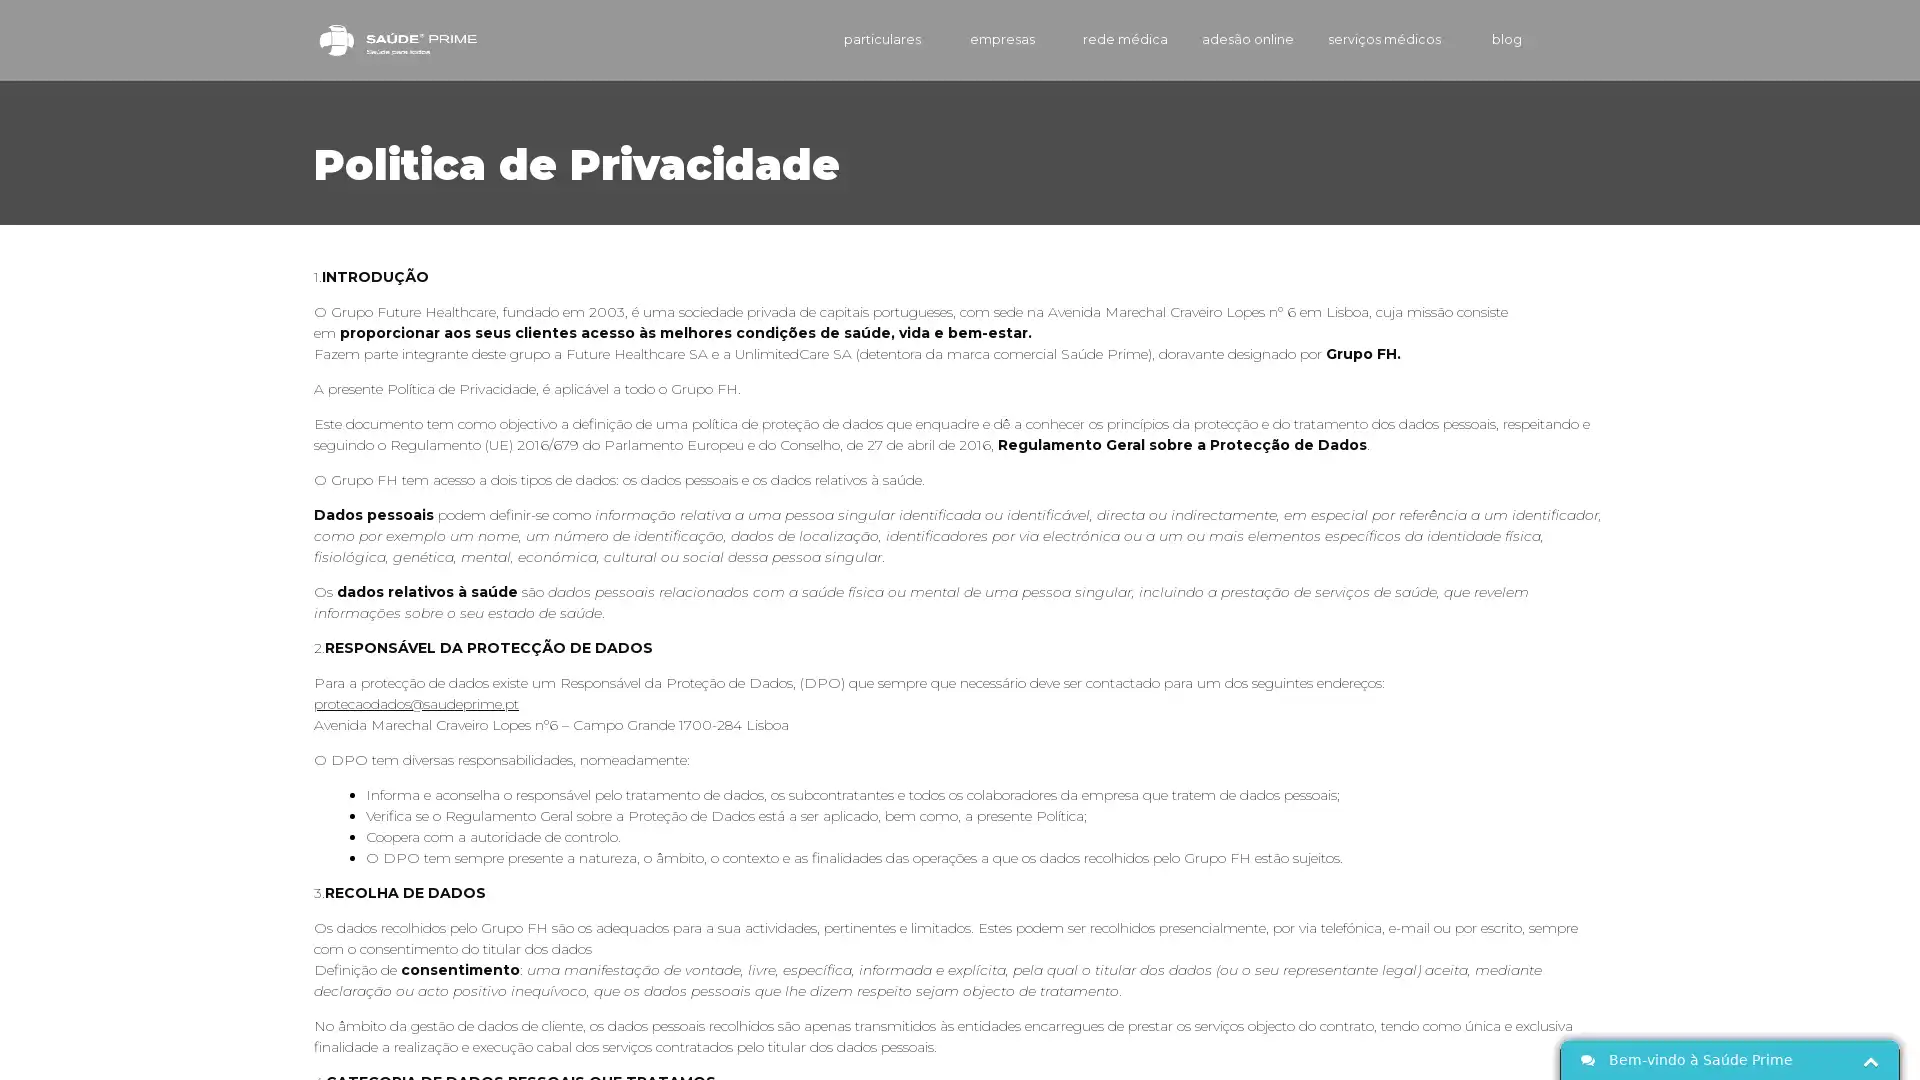 Image resolution: width=1920 pixels, height=1080 pixels. What do you see at coordinates (849, 39) in the screenshot?
I see `particulares` at bounding box center [849, 39].